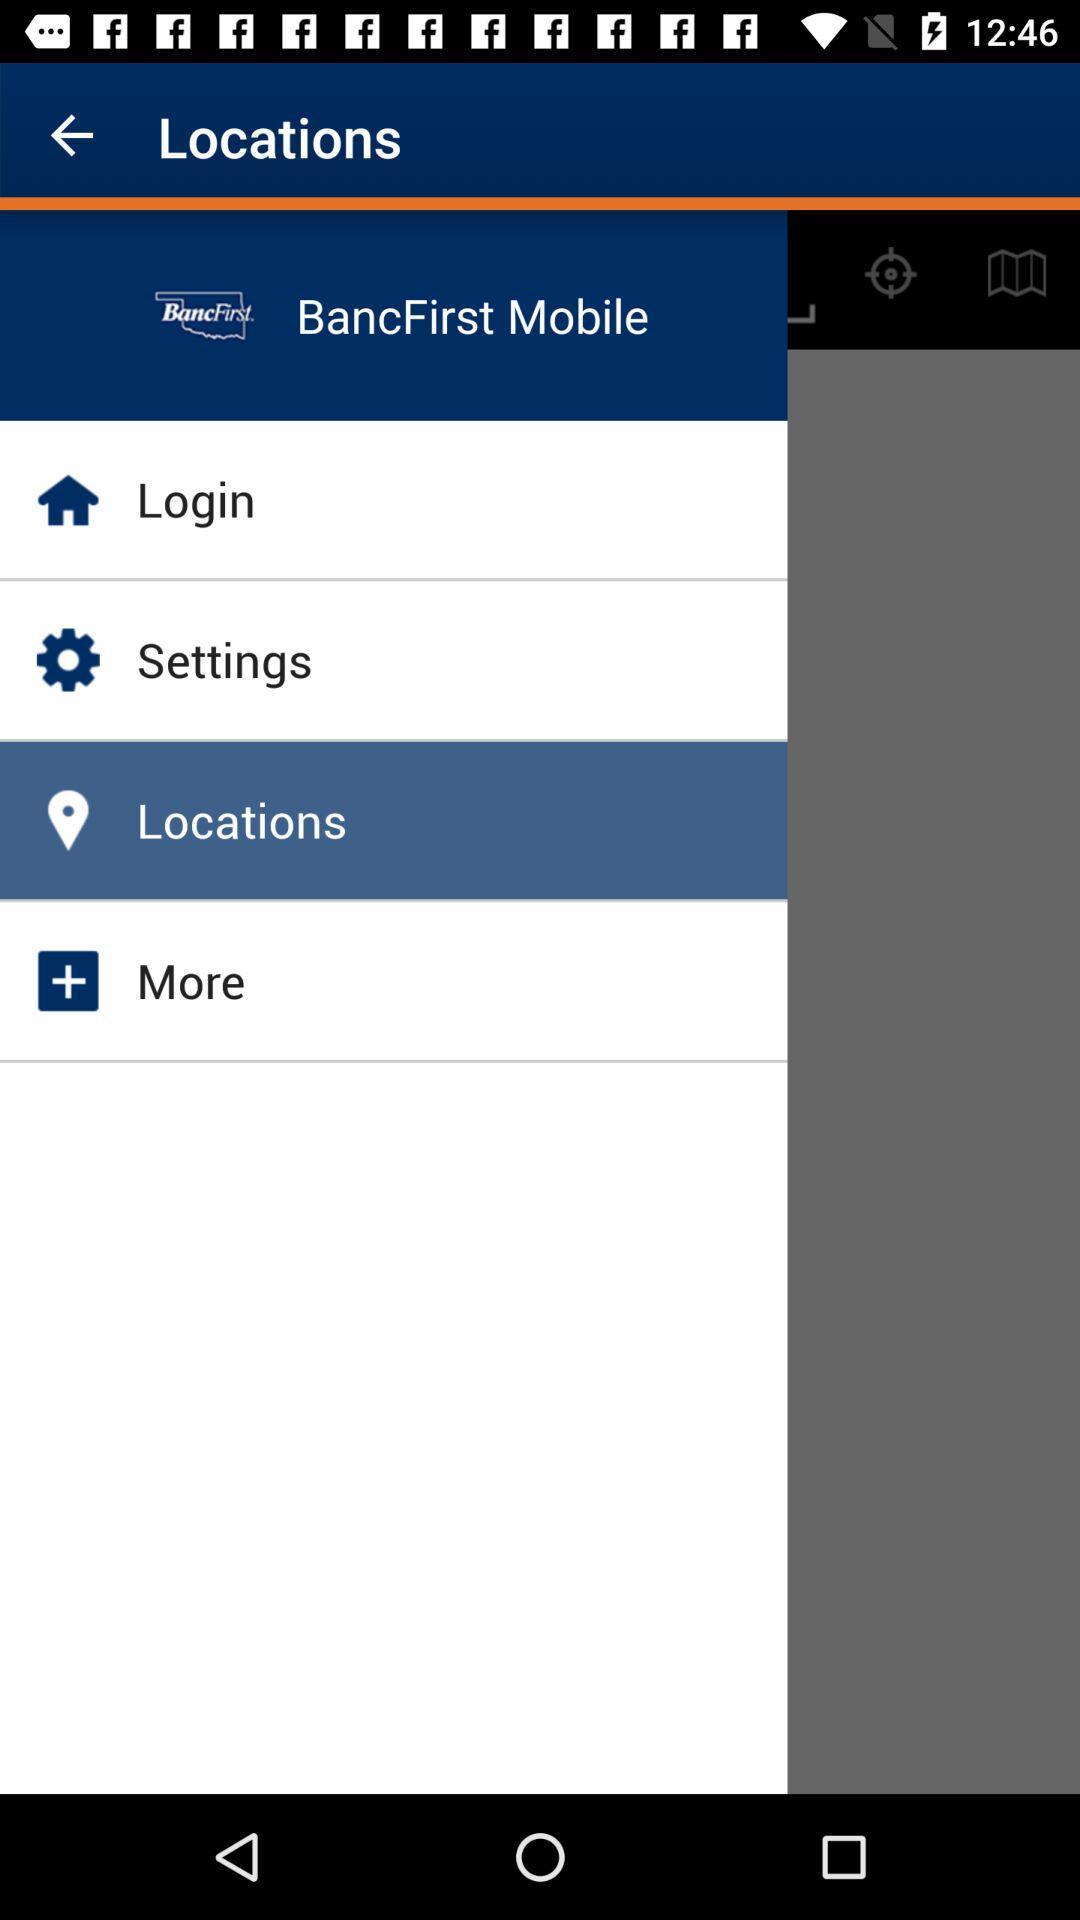 The image size is (1080, 1920). Describe the element at coordinates (1017, 272) in the screenshot. I see `the book icon` at that location.